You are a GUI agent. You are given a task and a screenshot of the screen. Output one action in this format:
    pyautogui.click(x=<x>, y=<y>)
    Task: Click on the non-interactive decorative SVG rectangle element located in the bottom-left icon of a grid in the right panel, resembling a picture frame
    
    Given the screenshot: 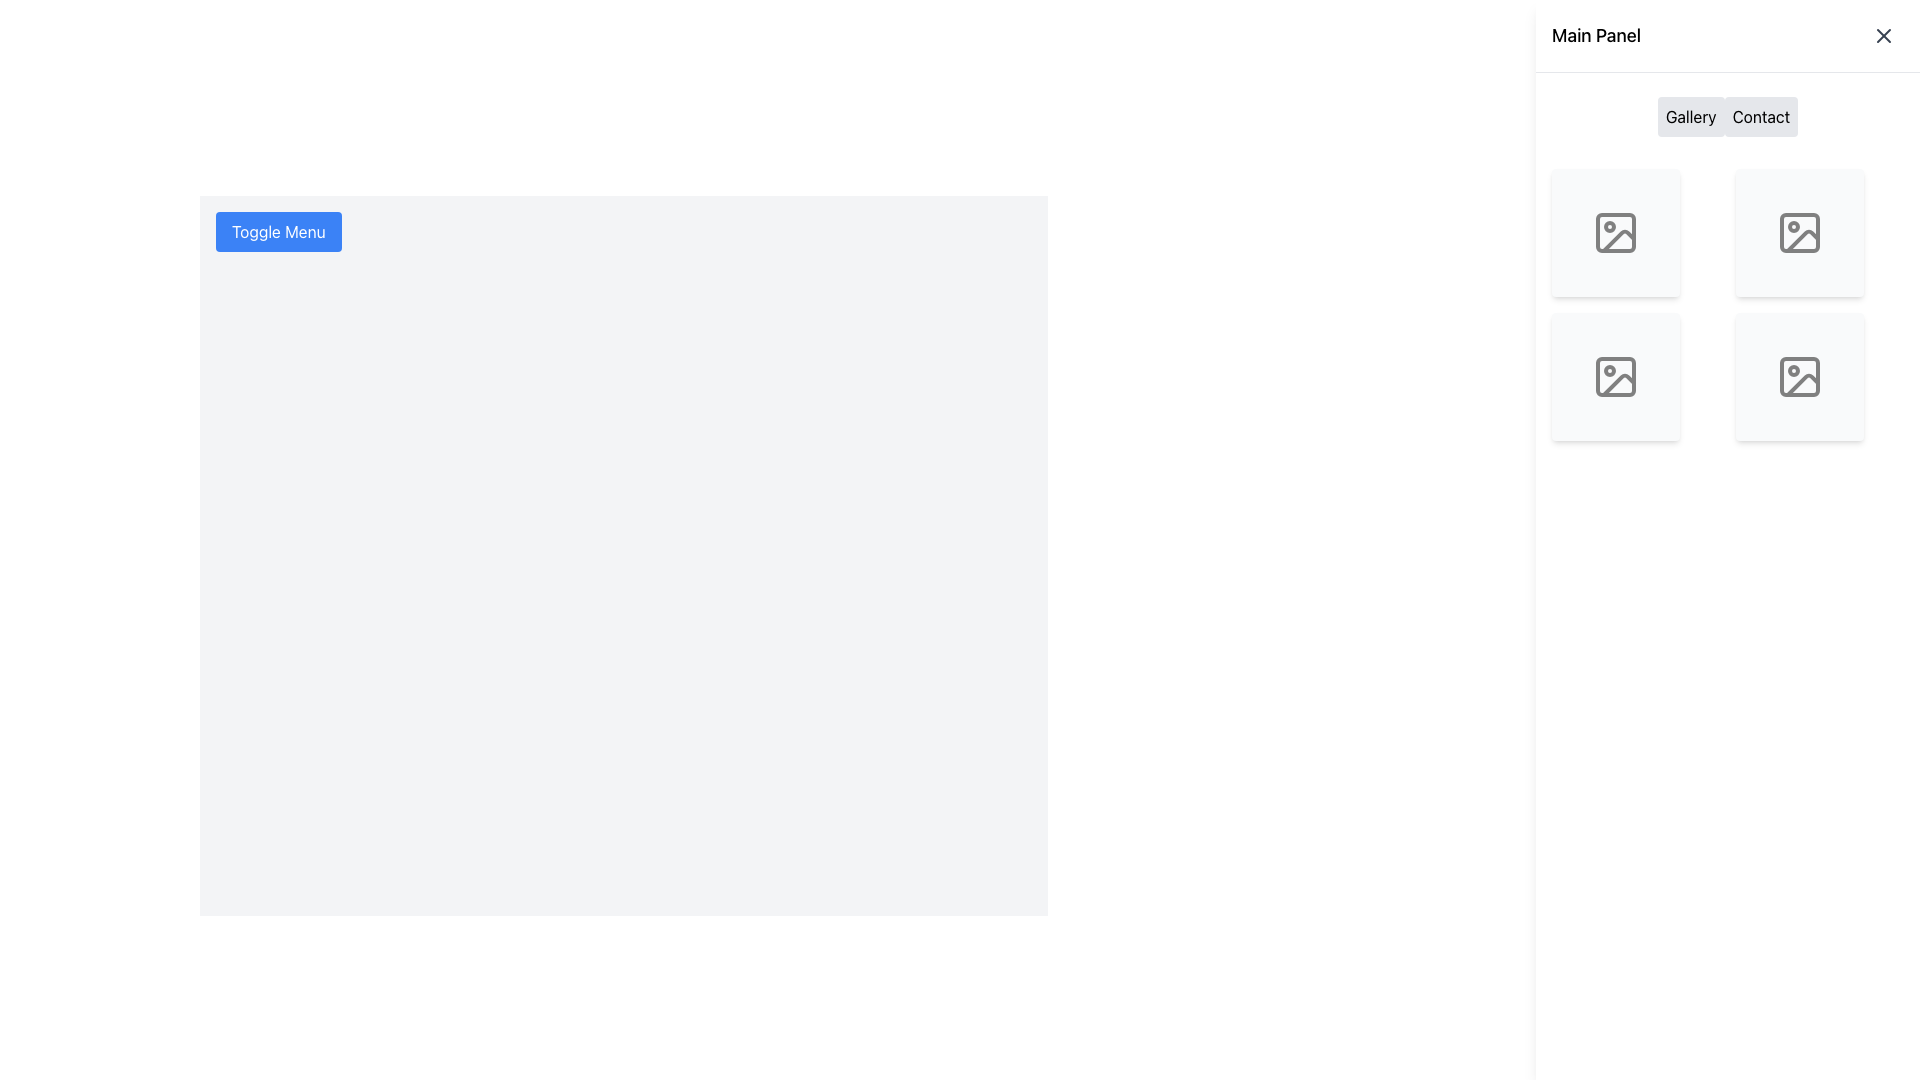 What is the action you would take?
    pyautogui.click(x=1616, y=377)
    